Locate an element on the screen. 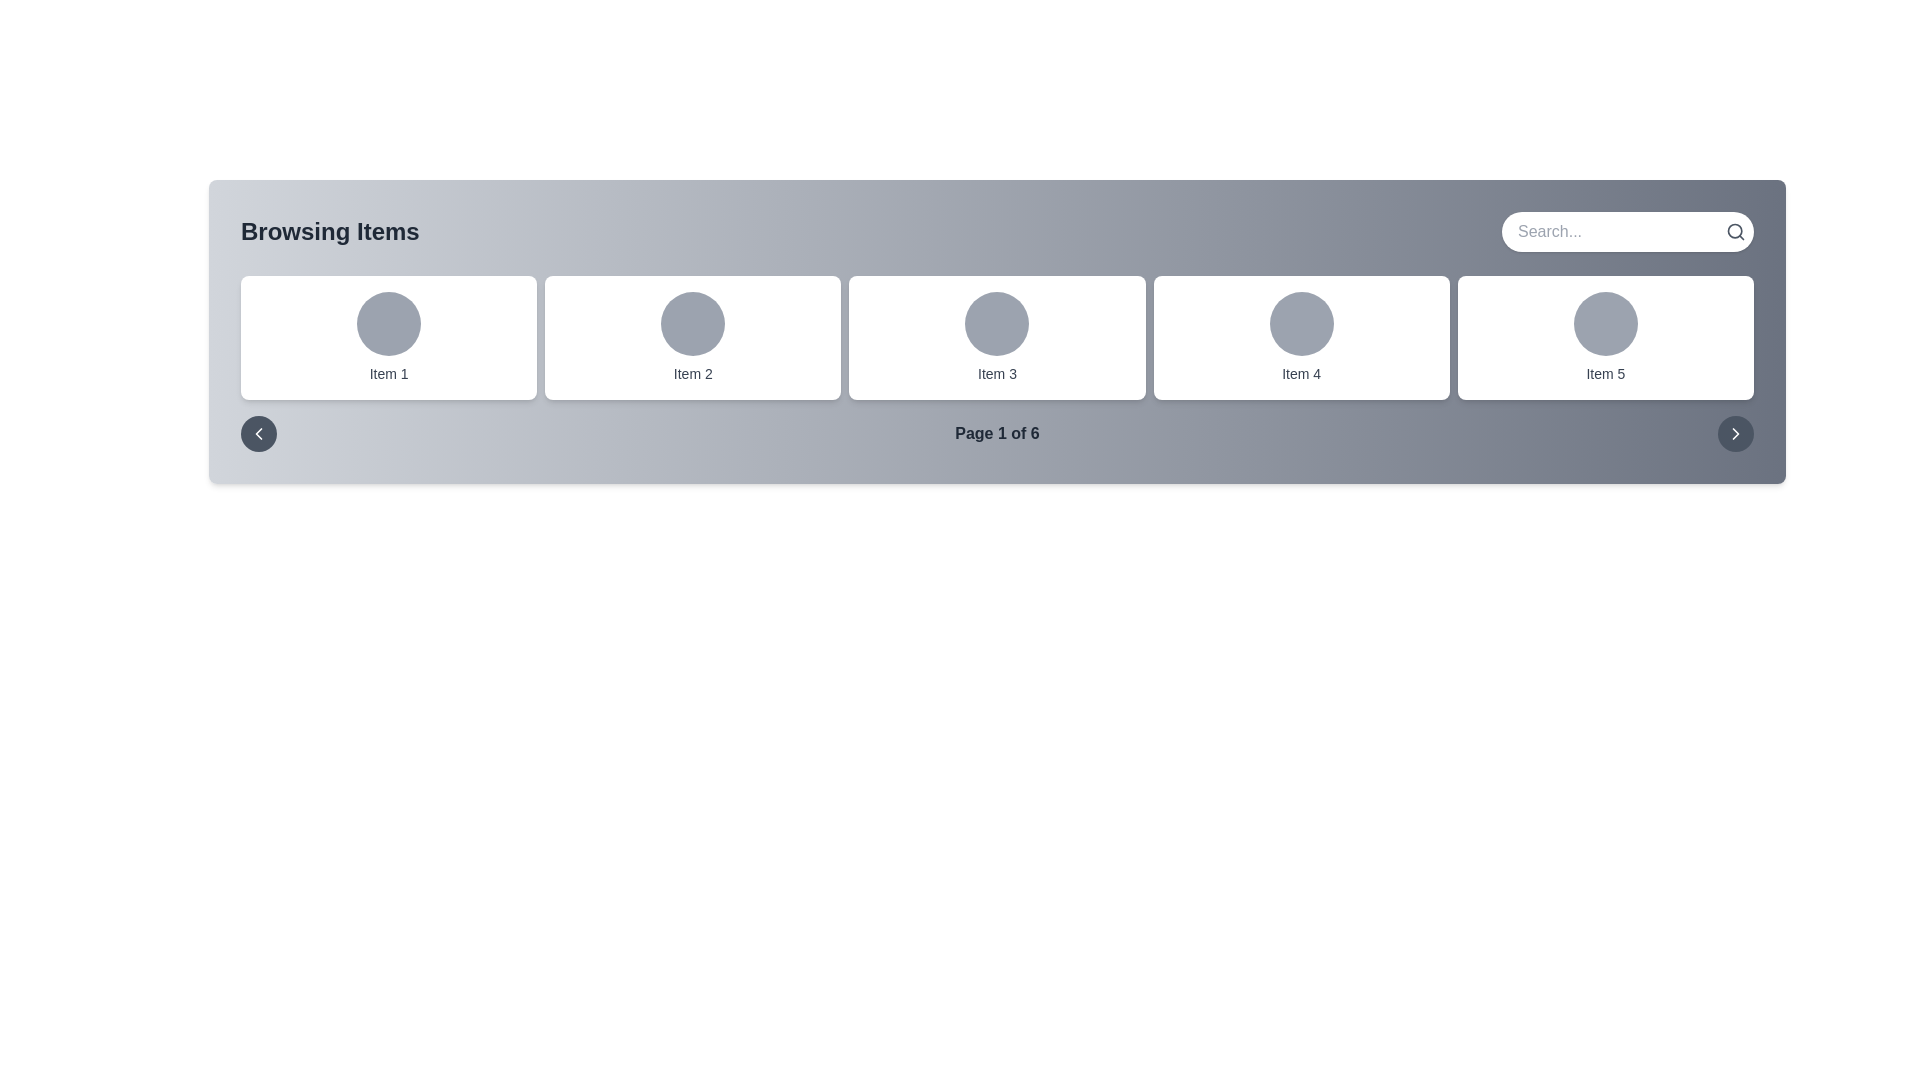 This screenshot has width=1920, height=1080. text label 'Item 4' located at the bottom of the fourth card in a horizontal list of cards is located at coordinates (1301, 374).